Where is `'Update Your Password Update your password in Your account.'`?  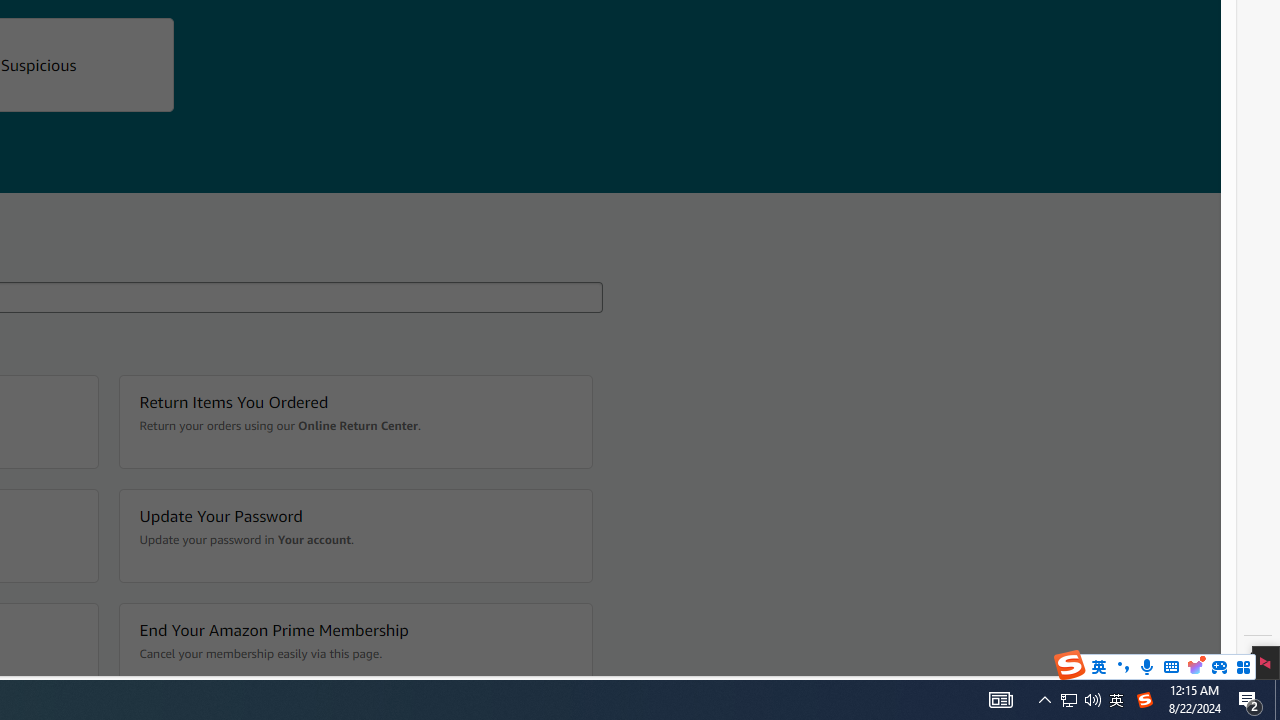 'Update Your Password Update your password in Your account.' is located at coordinates (355, 535).